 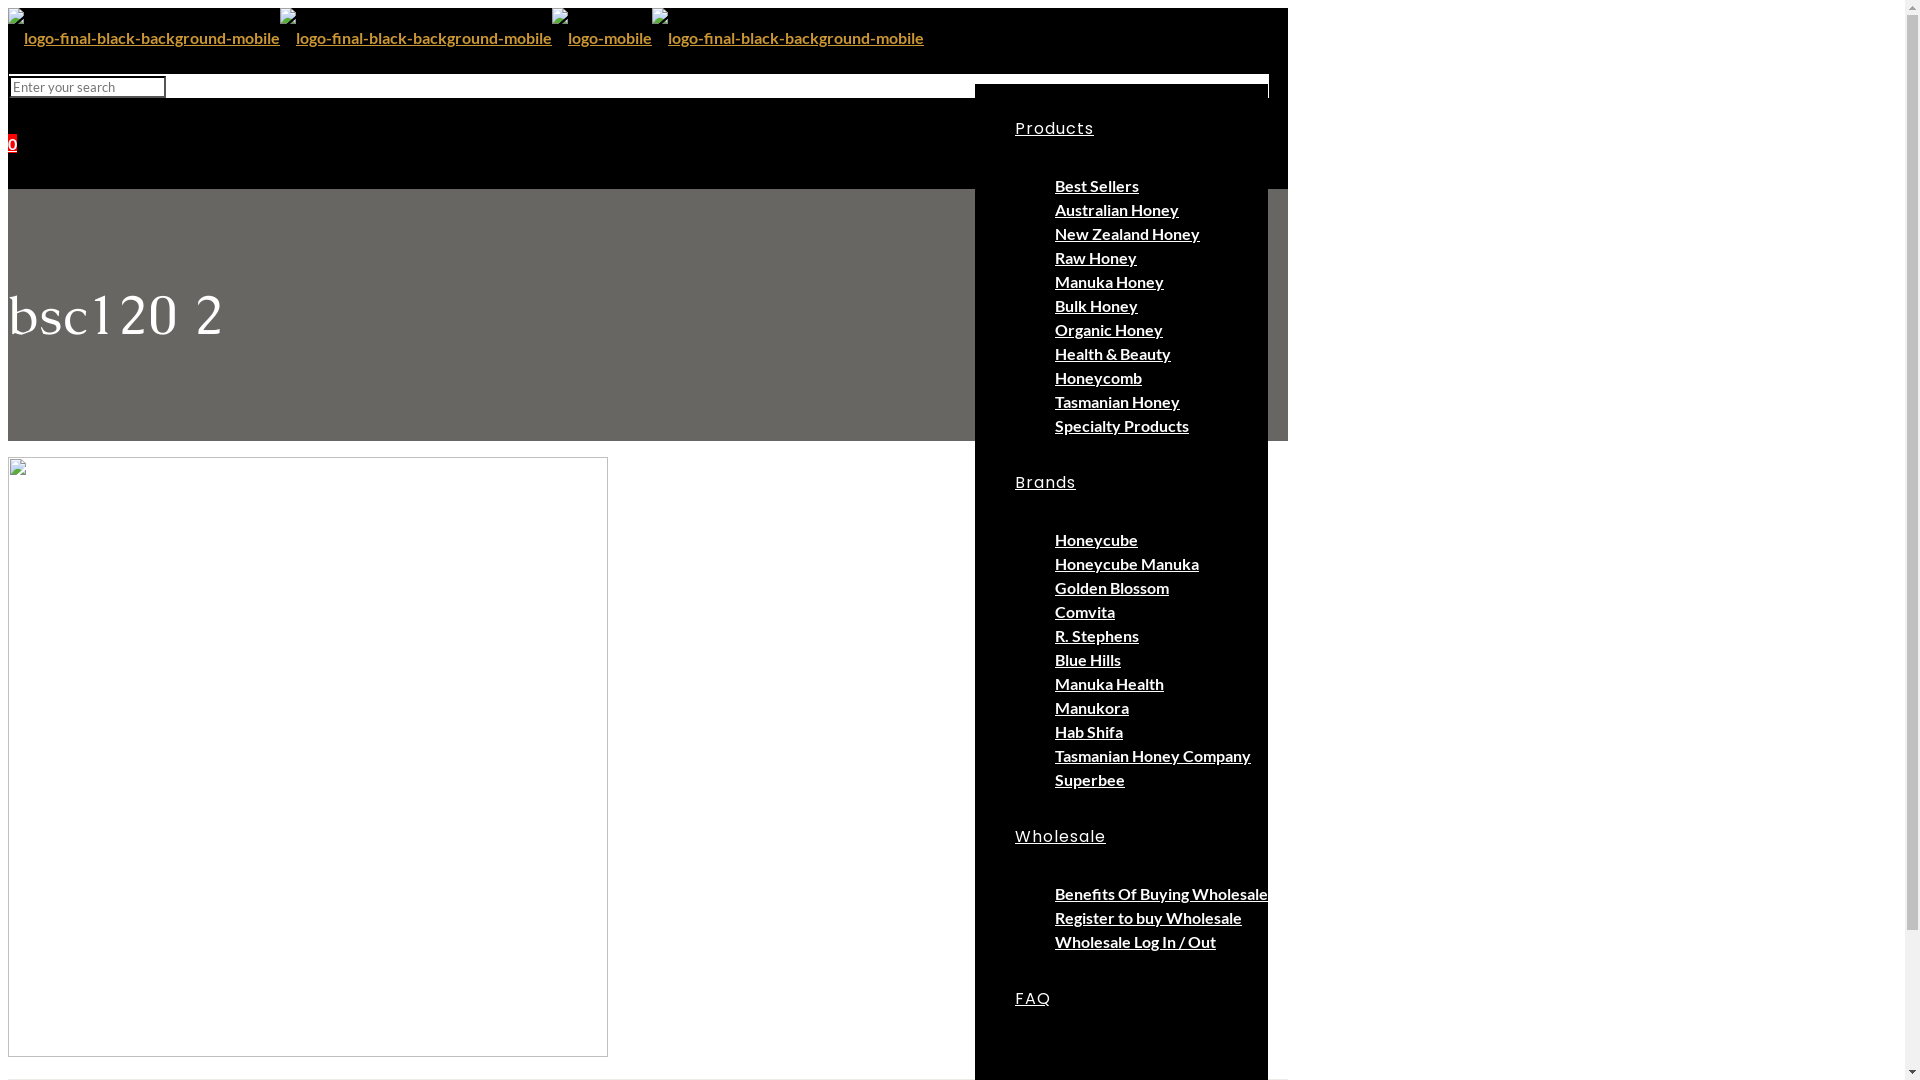 I want to click on 'Blue Hills', so click(x=1087, y=659).